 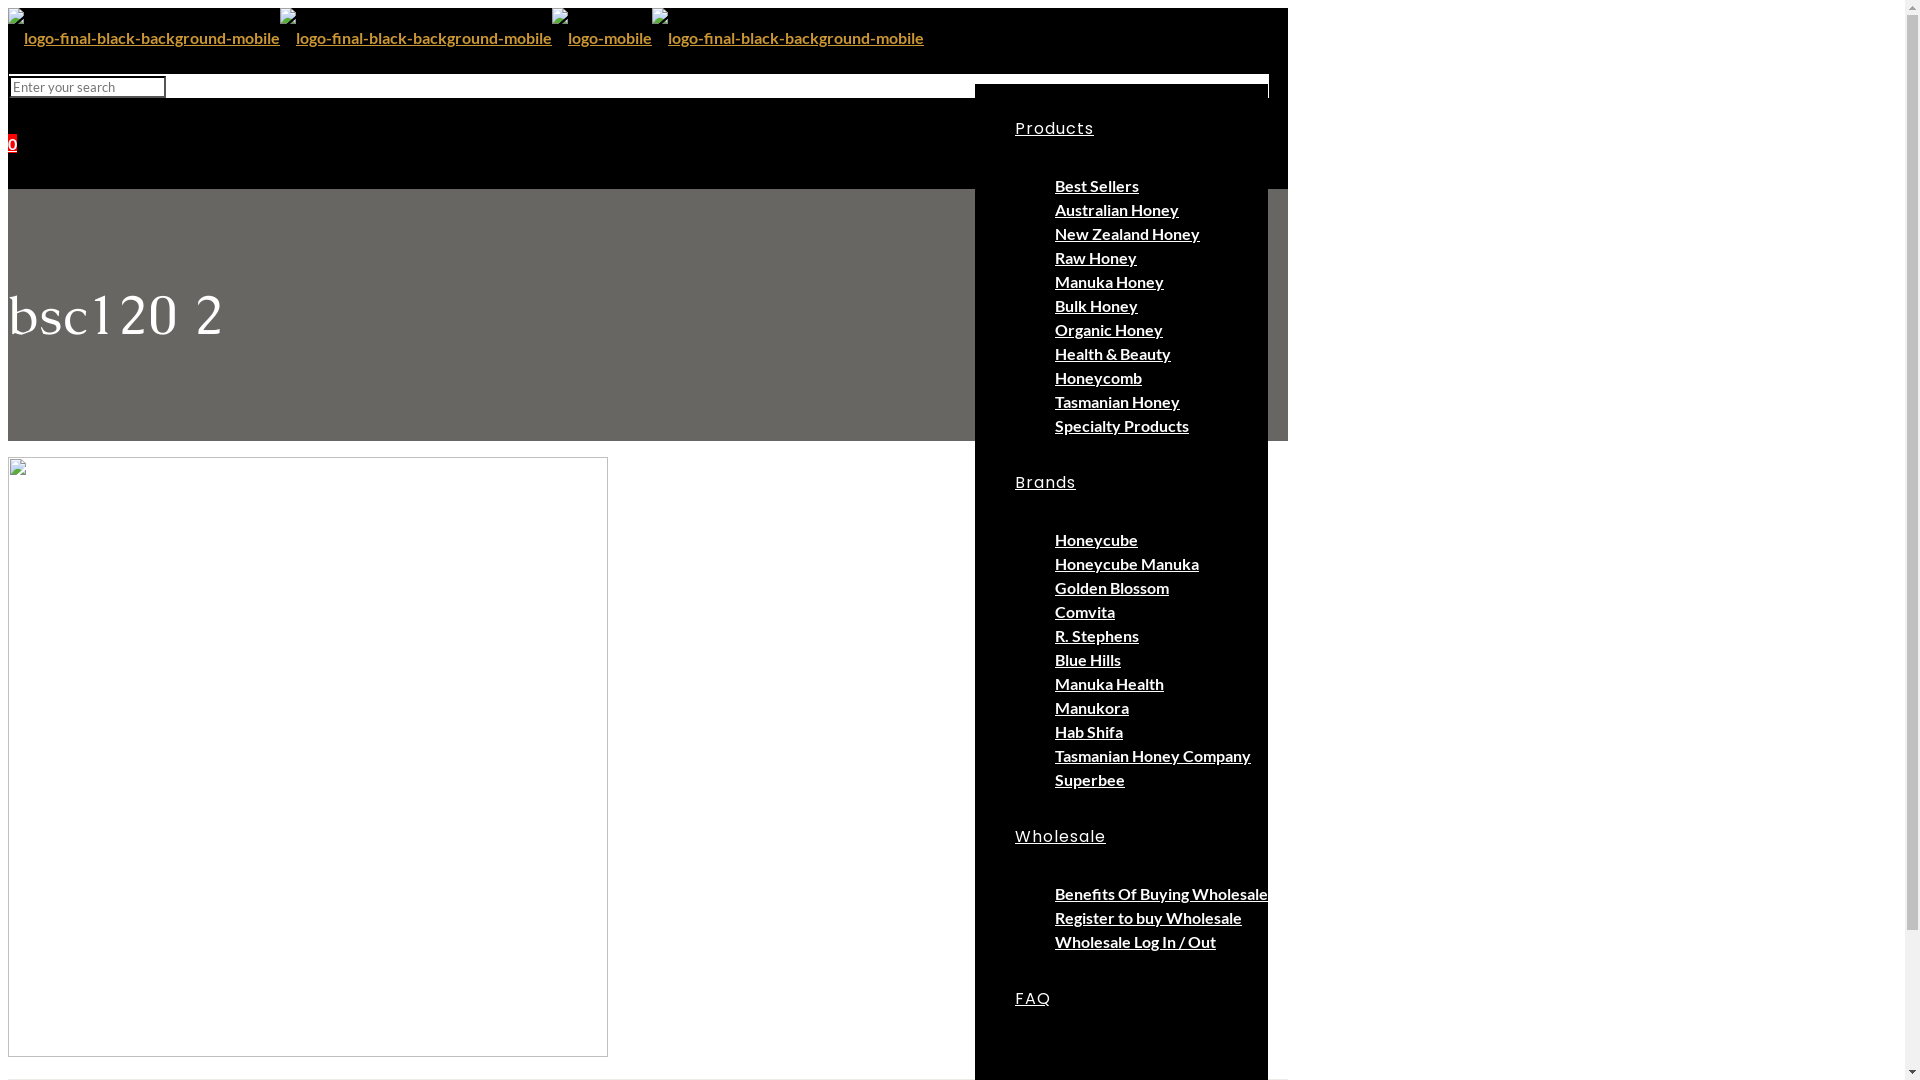 I want to click on 'Blue Hills', so click(x=1087, y=659).